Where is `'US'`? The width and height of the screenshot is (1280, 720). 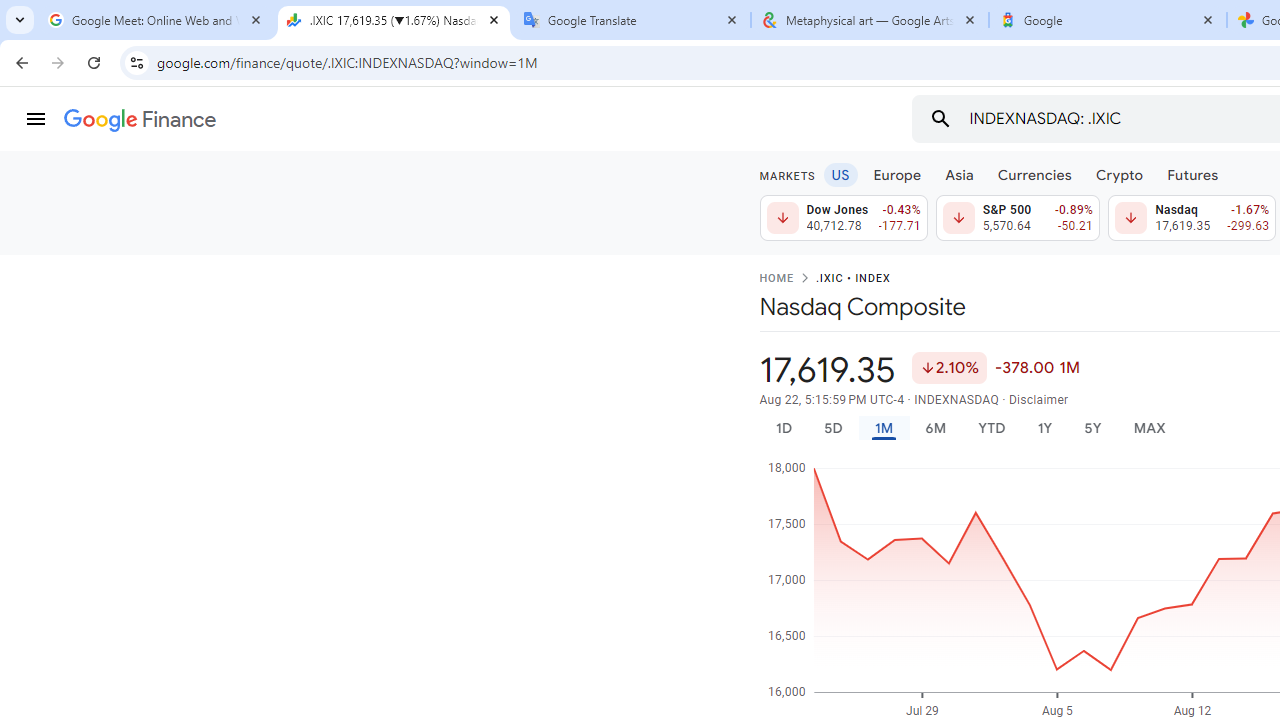
'US' is located at coordinates (840, 173).